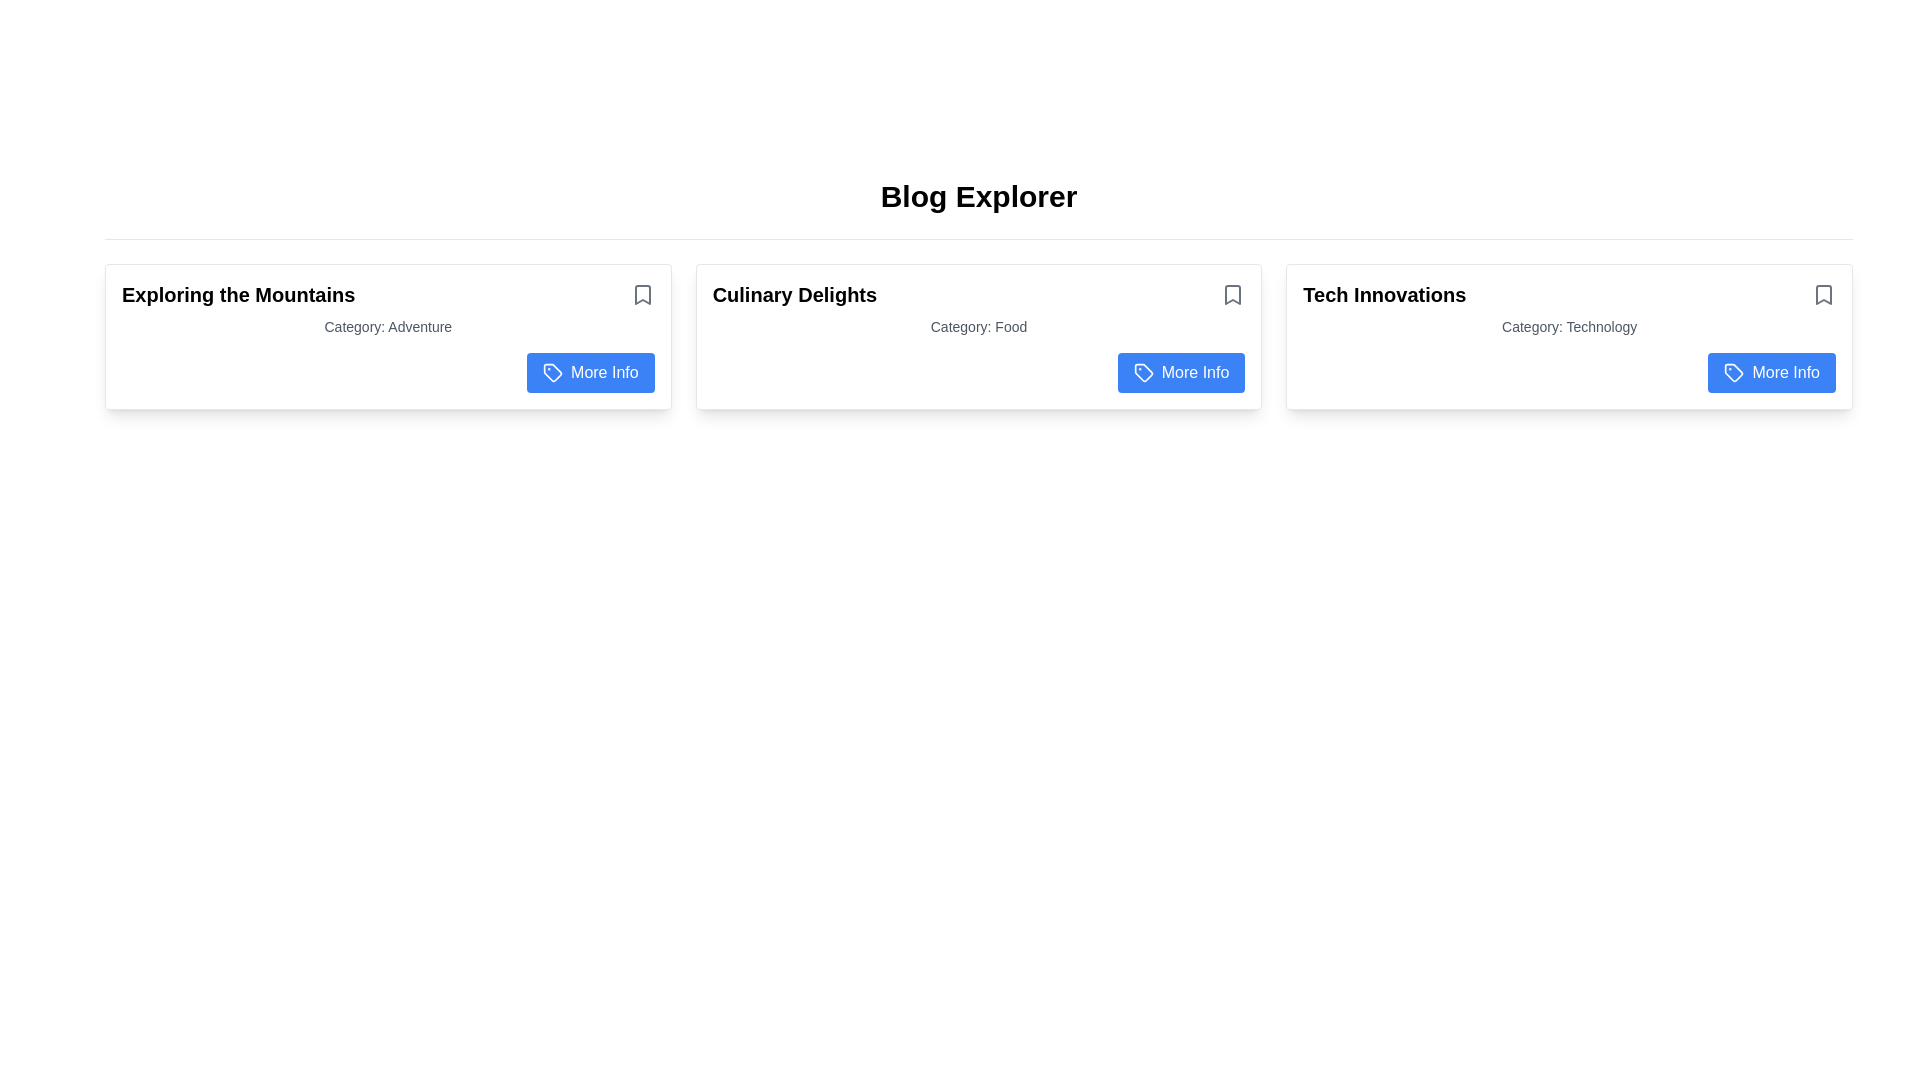 Image resolution: width=1920 pixels, height=1080 pixels. I want to click on text label displaying 'Category: Adventure' located below the title 'Exploring the Mountains' in the card interface, so click(388, 326).